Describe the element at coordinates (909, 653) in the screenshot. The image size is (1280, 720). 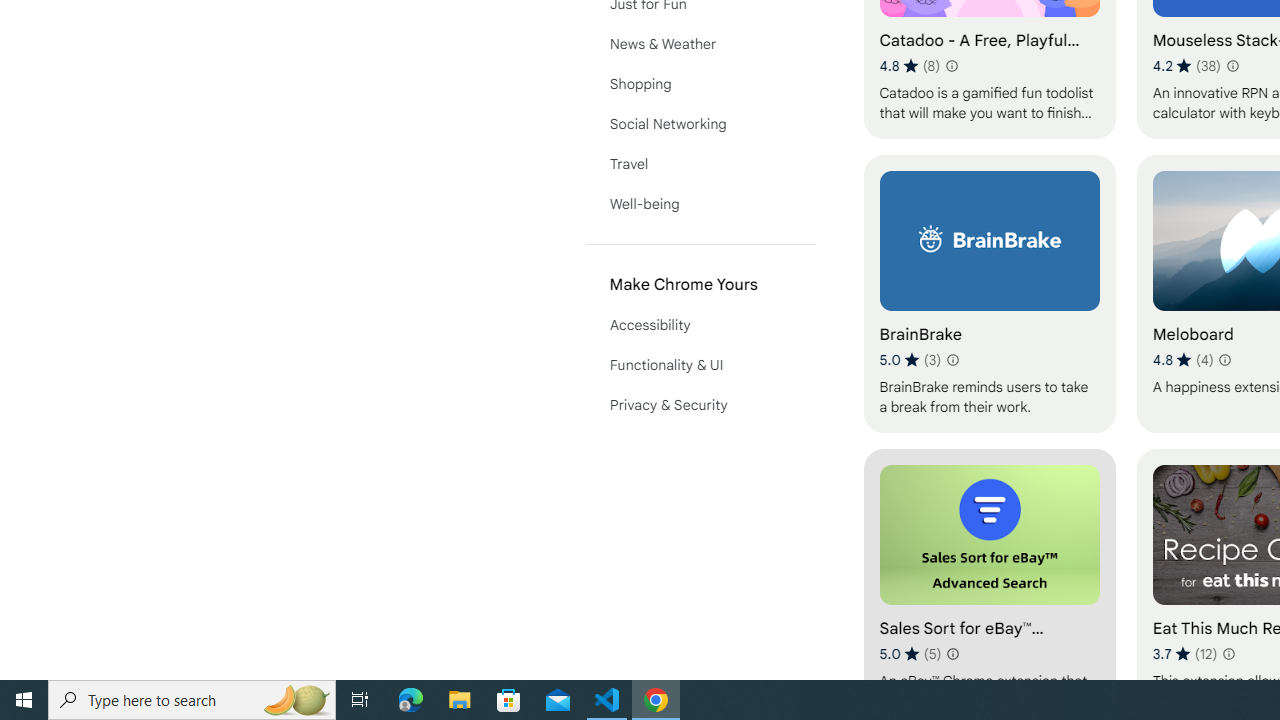
I see `'Average rating 5 out of 5 stars. 5 ratings.'` at that location.